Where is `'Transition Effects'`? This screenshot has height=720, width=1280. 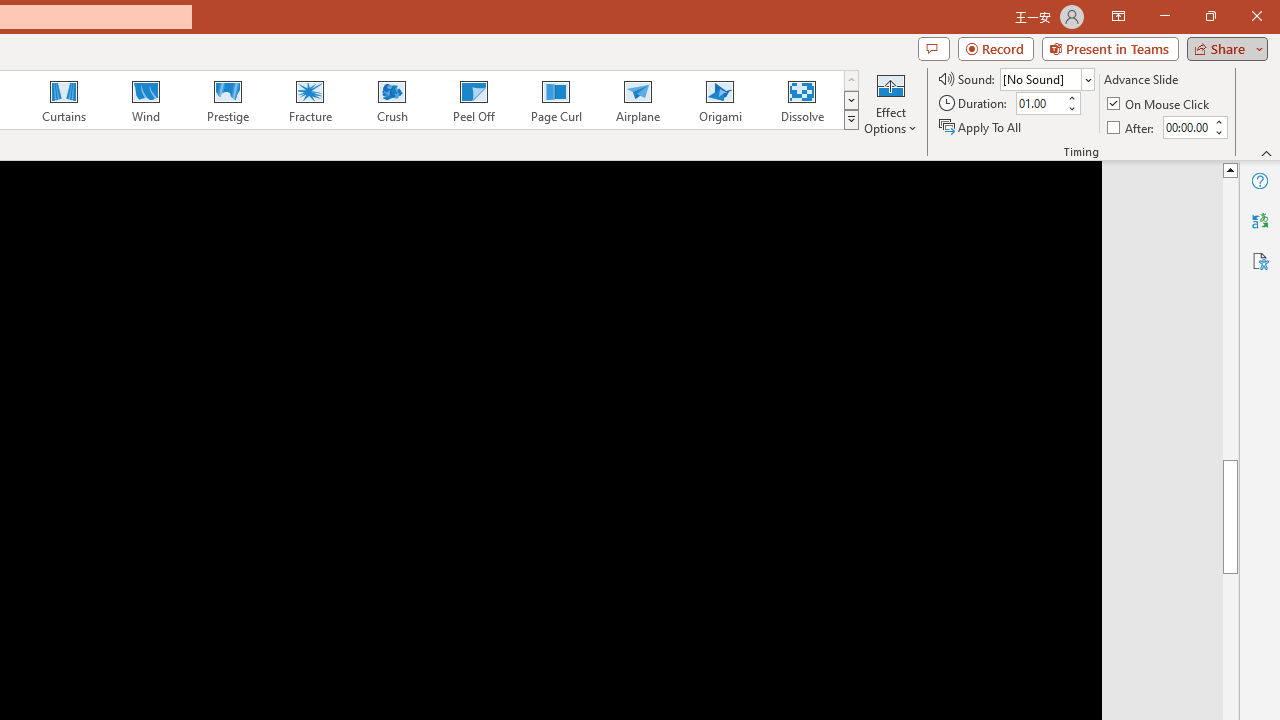
'Transition Effects' is located at coordinates (851, 120).